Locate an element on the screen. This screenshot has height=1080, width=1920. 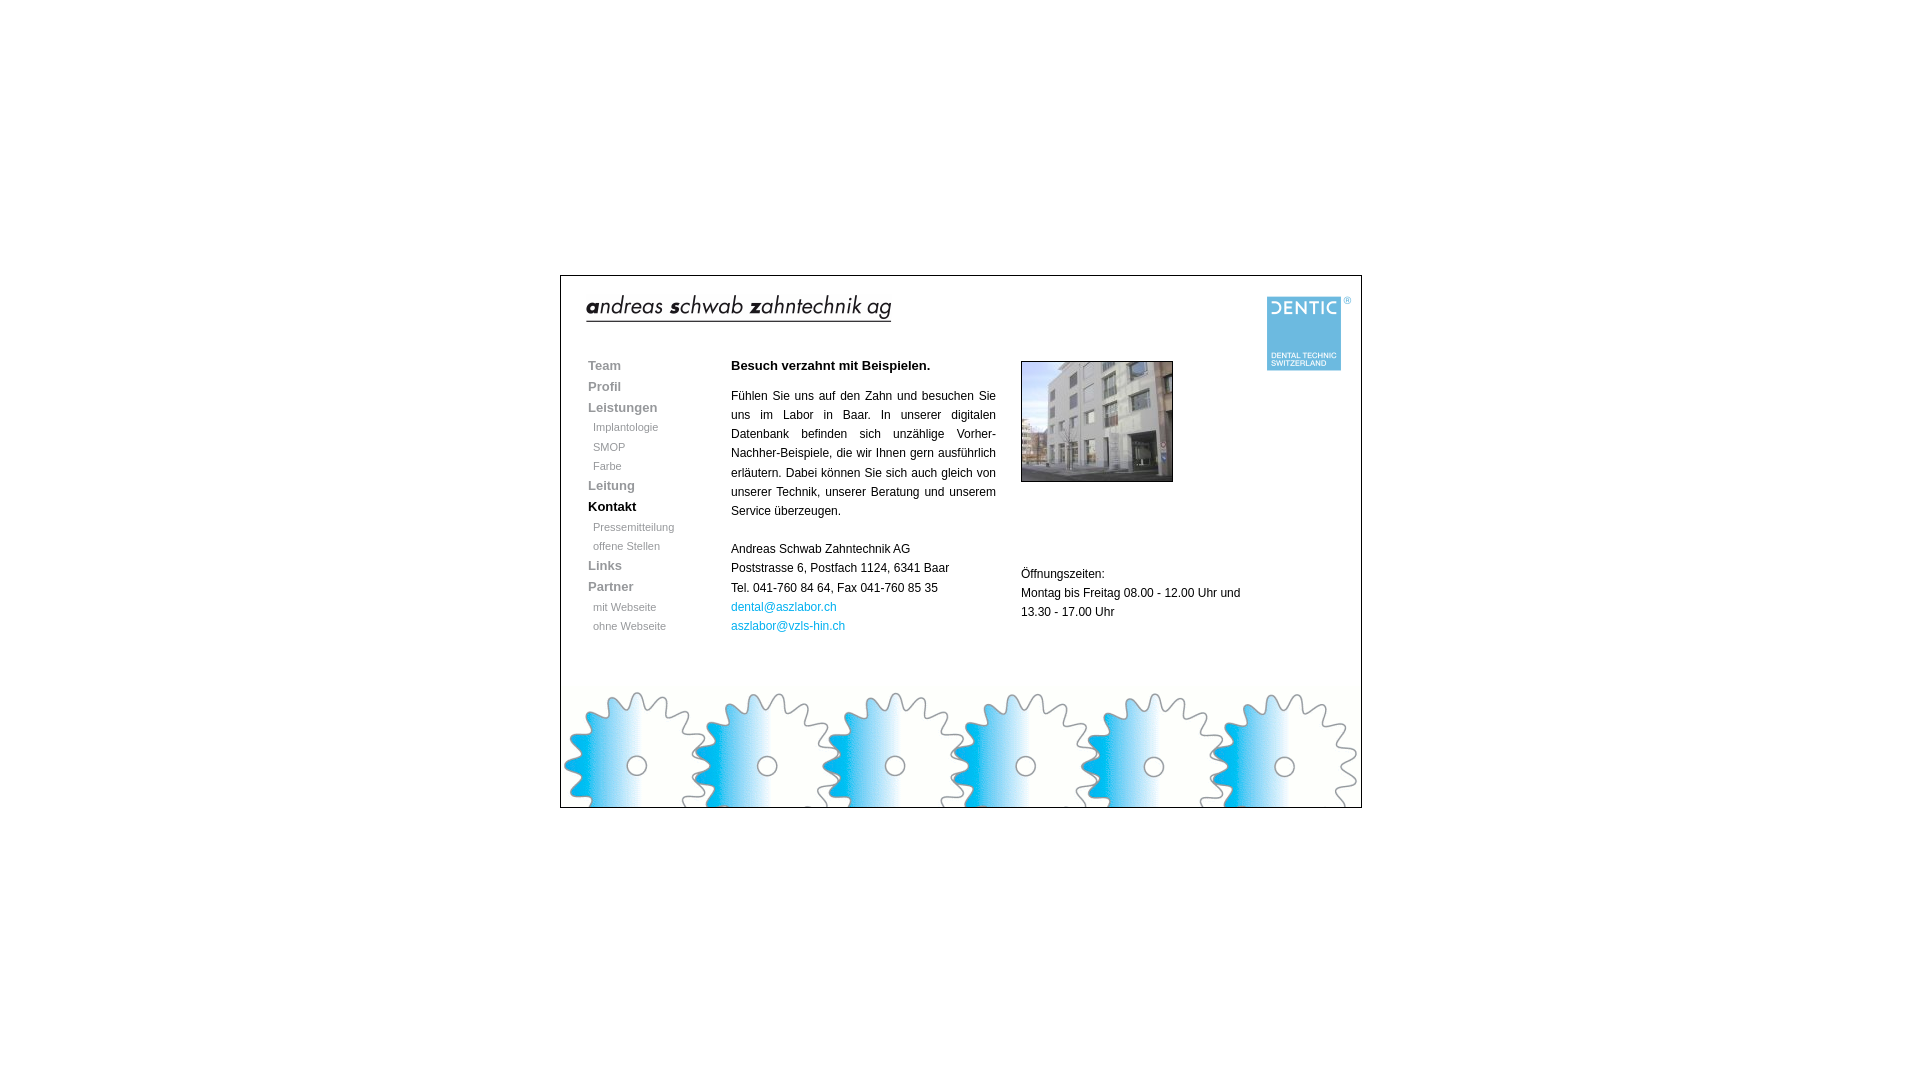
'Implantologie' is located at coordinates (592, 426).